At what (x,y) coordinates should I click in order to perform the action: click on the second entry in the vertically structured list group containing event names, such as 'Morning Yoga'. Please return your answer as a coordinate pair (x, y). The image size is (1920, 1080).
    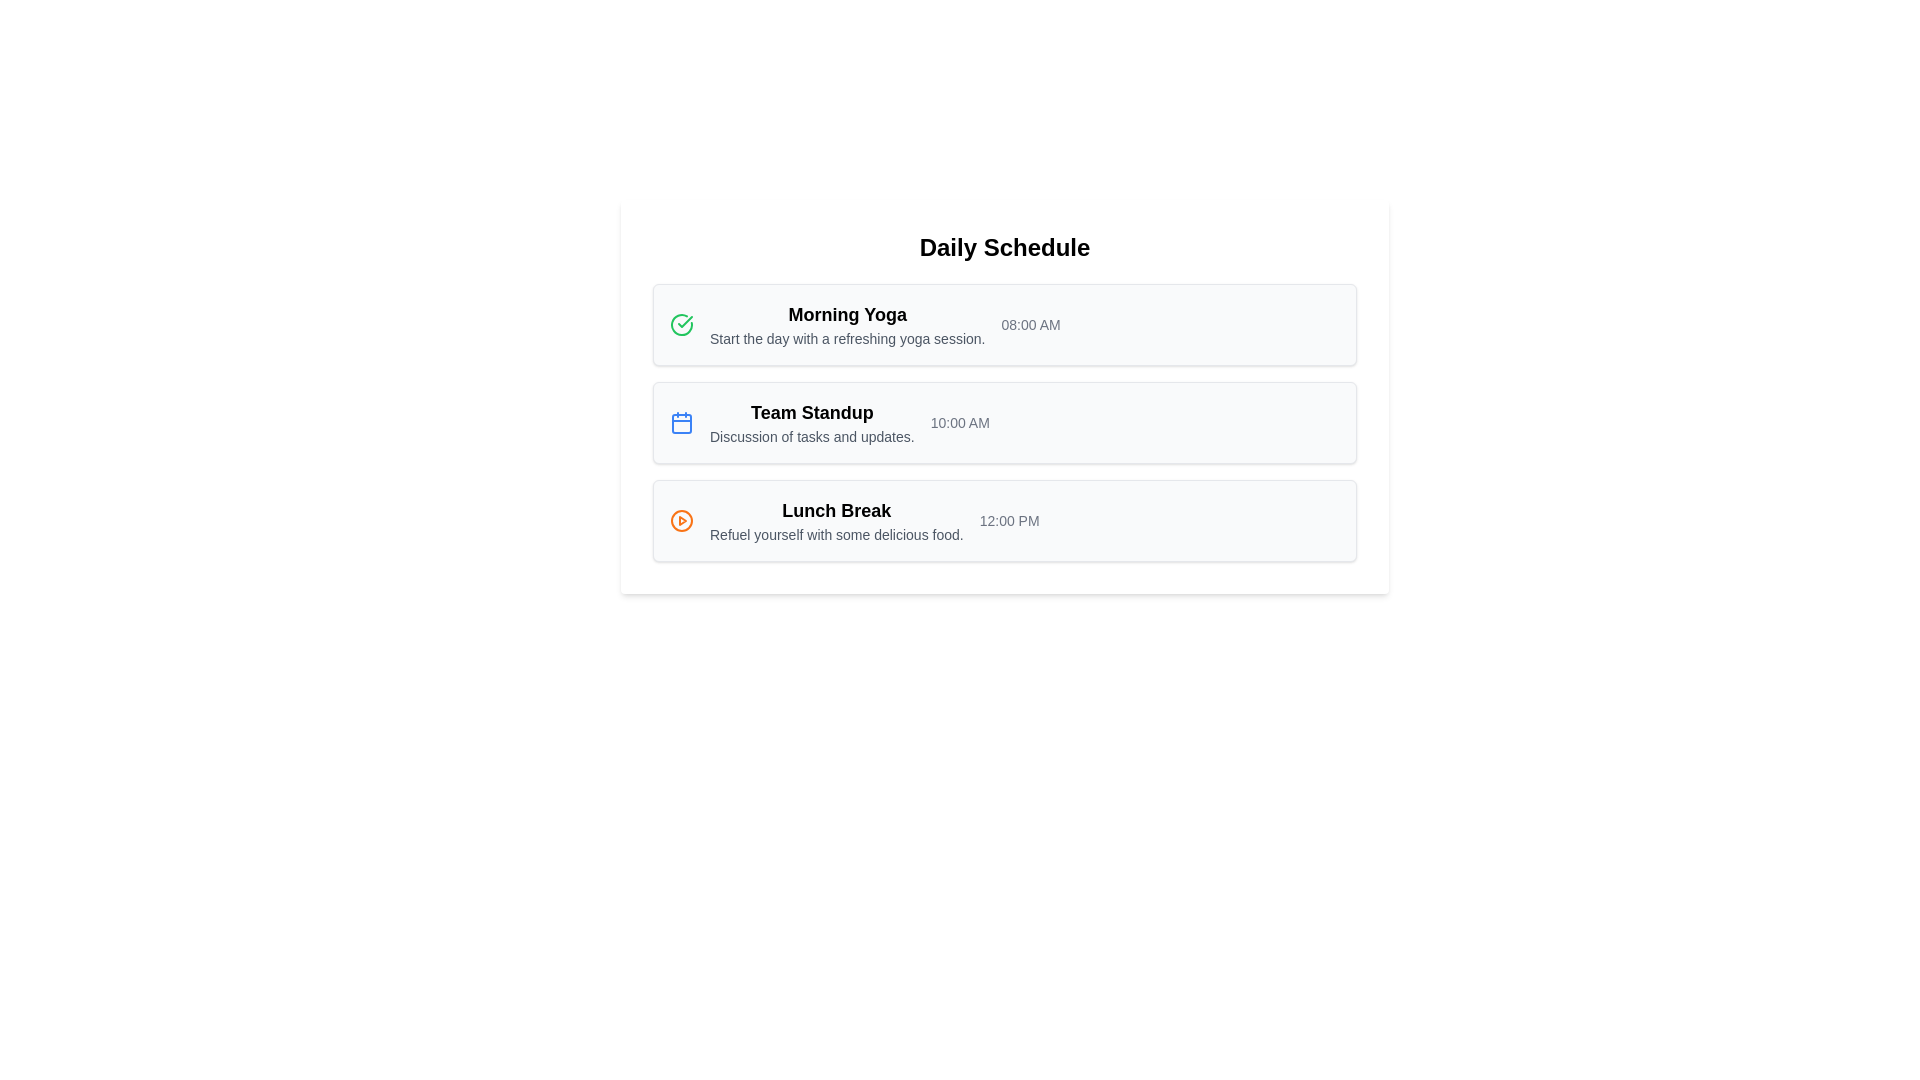
    Looking at the image, I should click on (1004, 422).